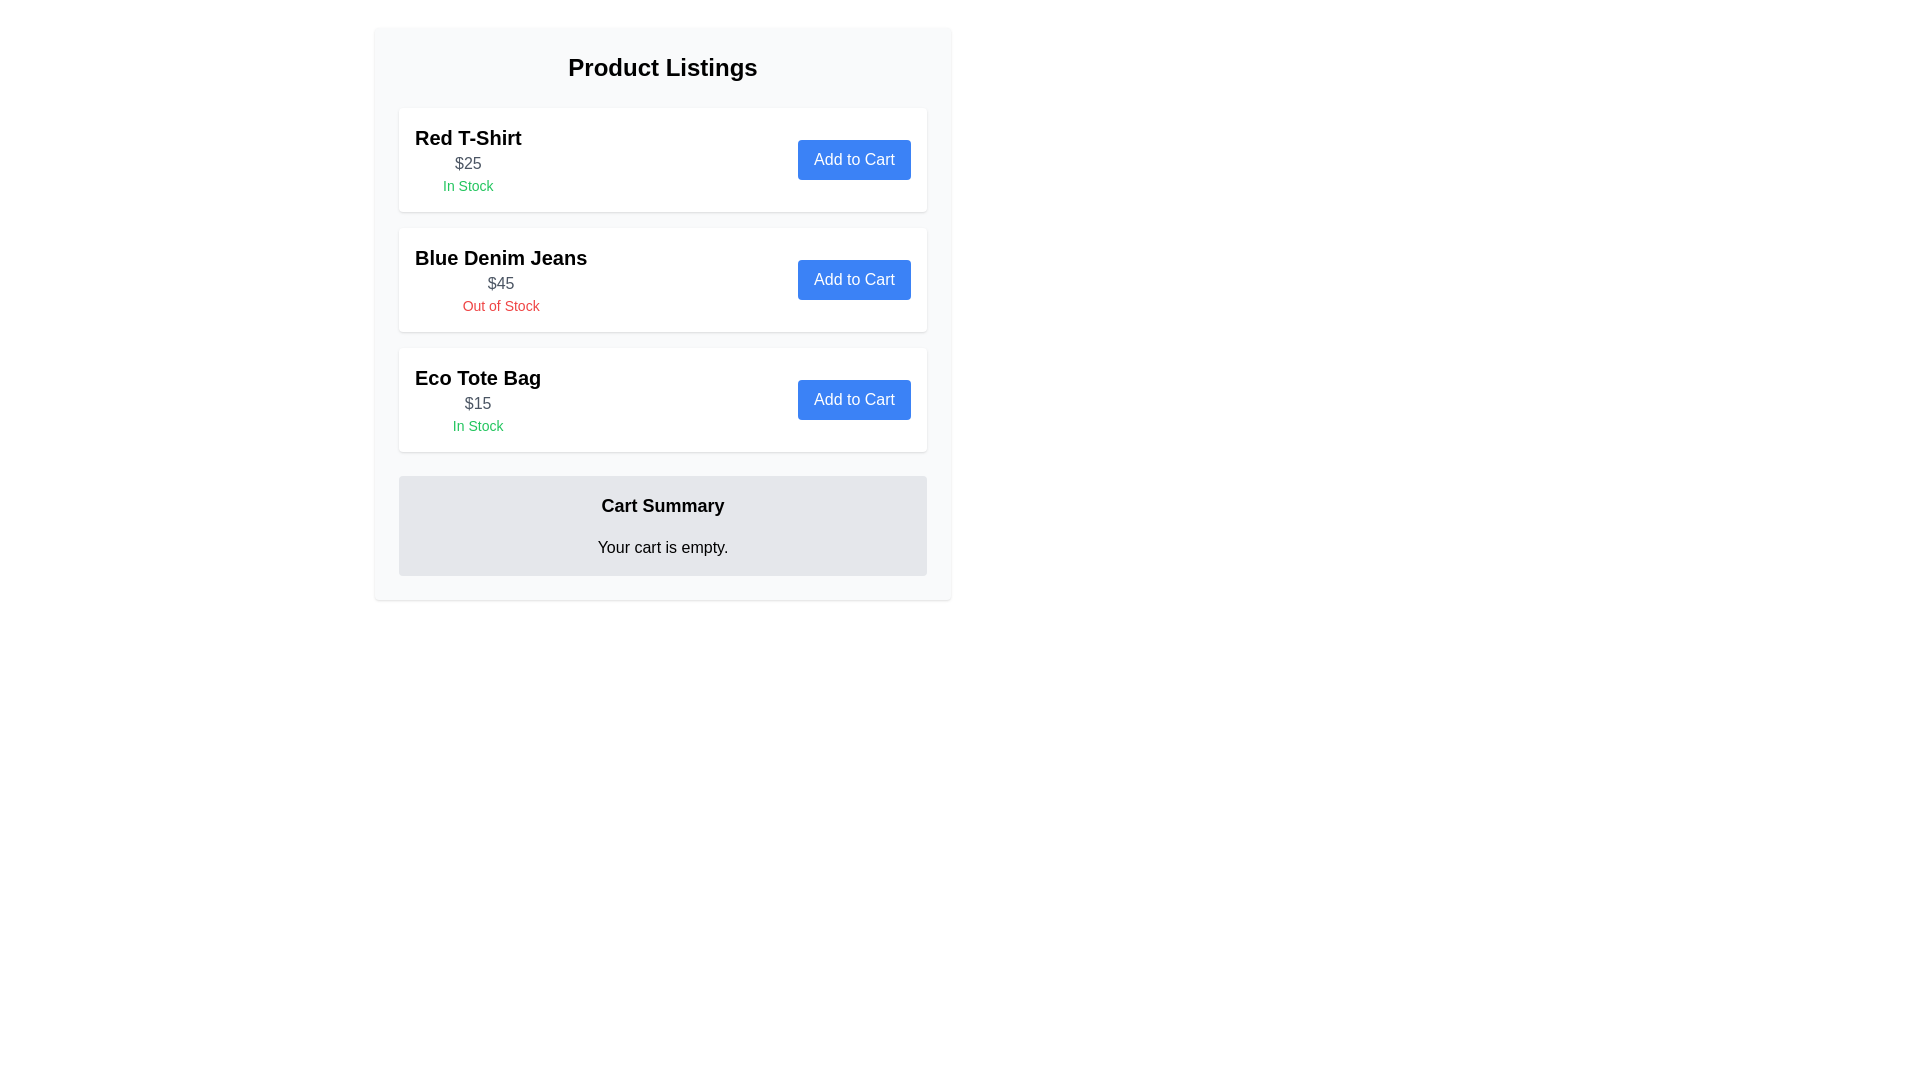 Image resolution: width=1920 pixels, height=1080 pixels. What do you see at coordinates (662, 547) in the screenshot?
I see `the Text Label that informs users of an empty shopping cart, located beneath 'Cart Summary'` at bounding box center [662, 547].